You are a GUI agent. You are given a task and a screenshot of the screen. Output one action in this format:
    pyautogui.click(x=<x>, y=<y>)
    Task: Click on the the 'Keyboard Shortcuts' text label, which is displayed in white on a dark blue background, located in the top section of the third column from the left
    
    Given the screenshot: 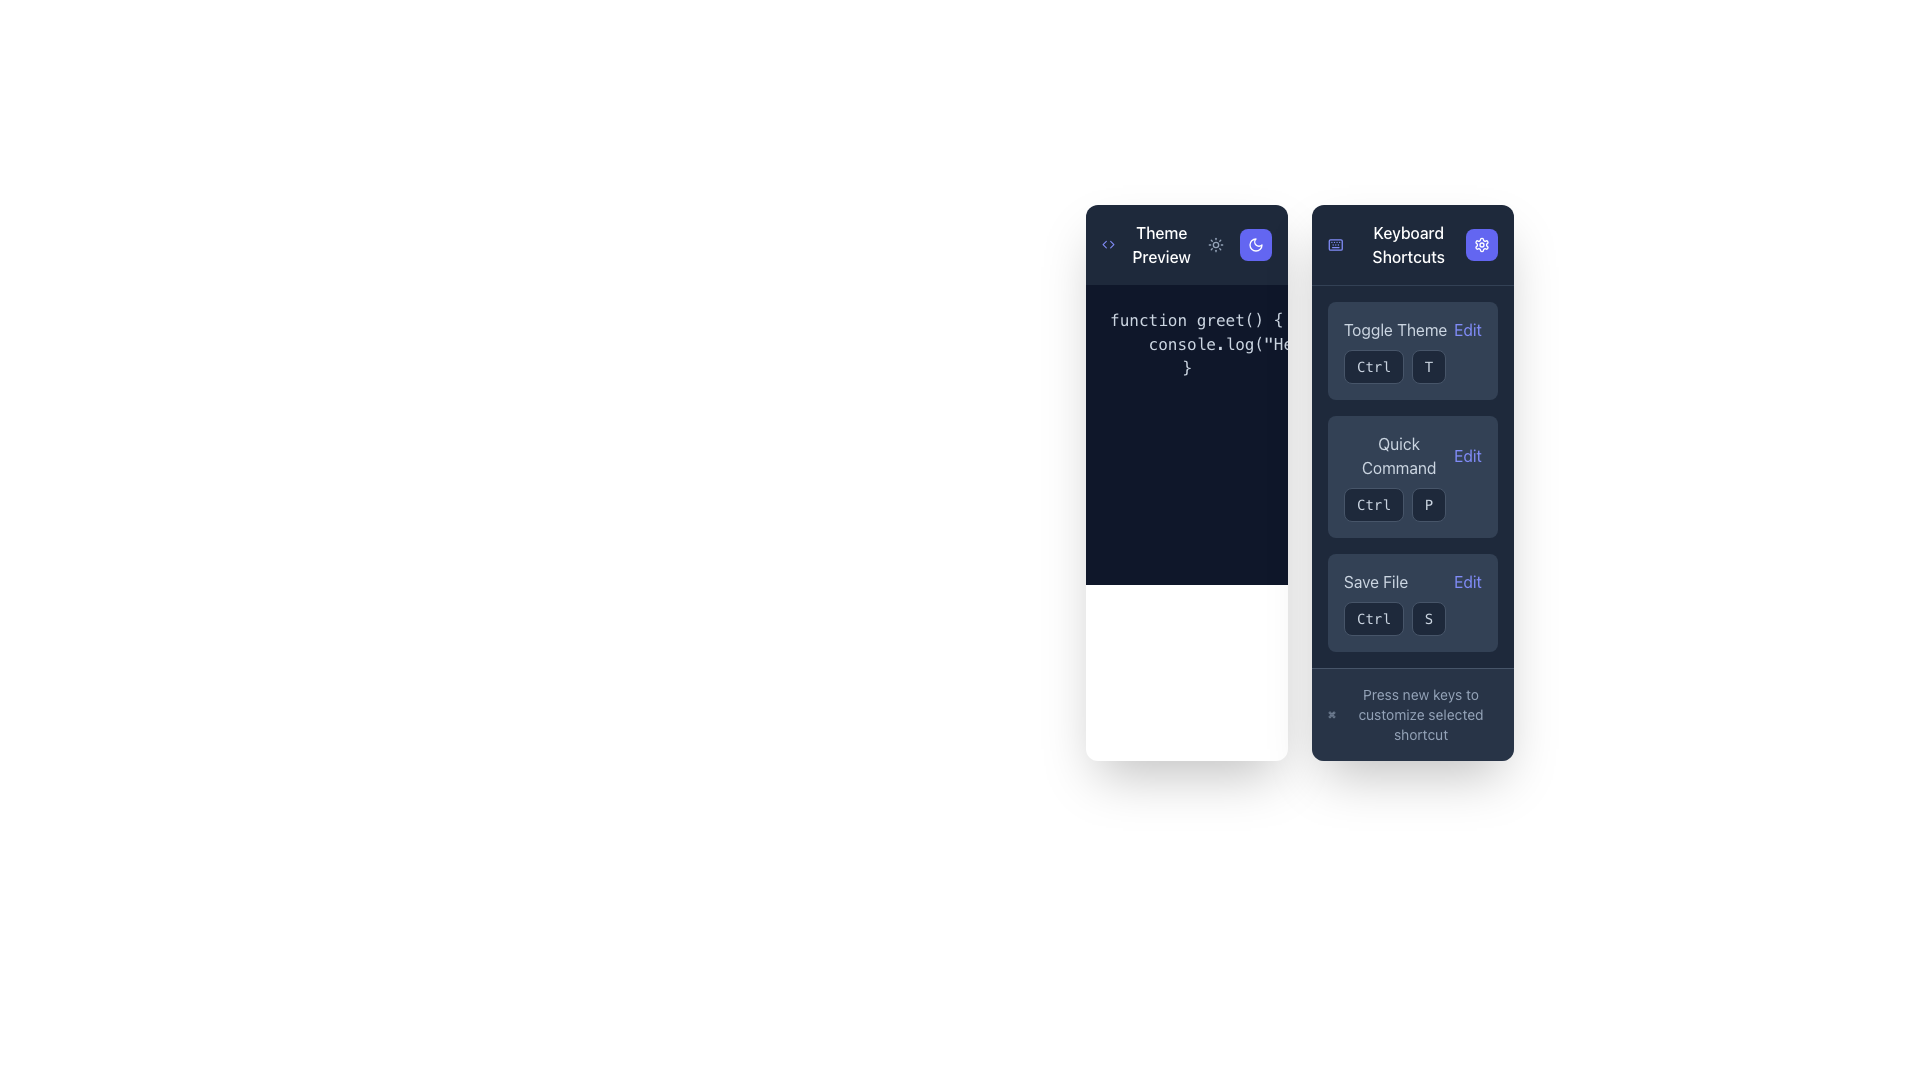 What is the action you would take?
    pyautogui.click(x=1407, y=244)
    